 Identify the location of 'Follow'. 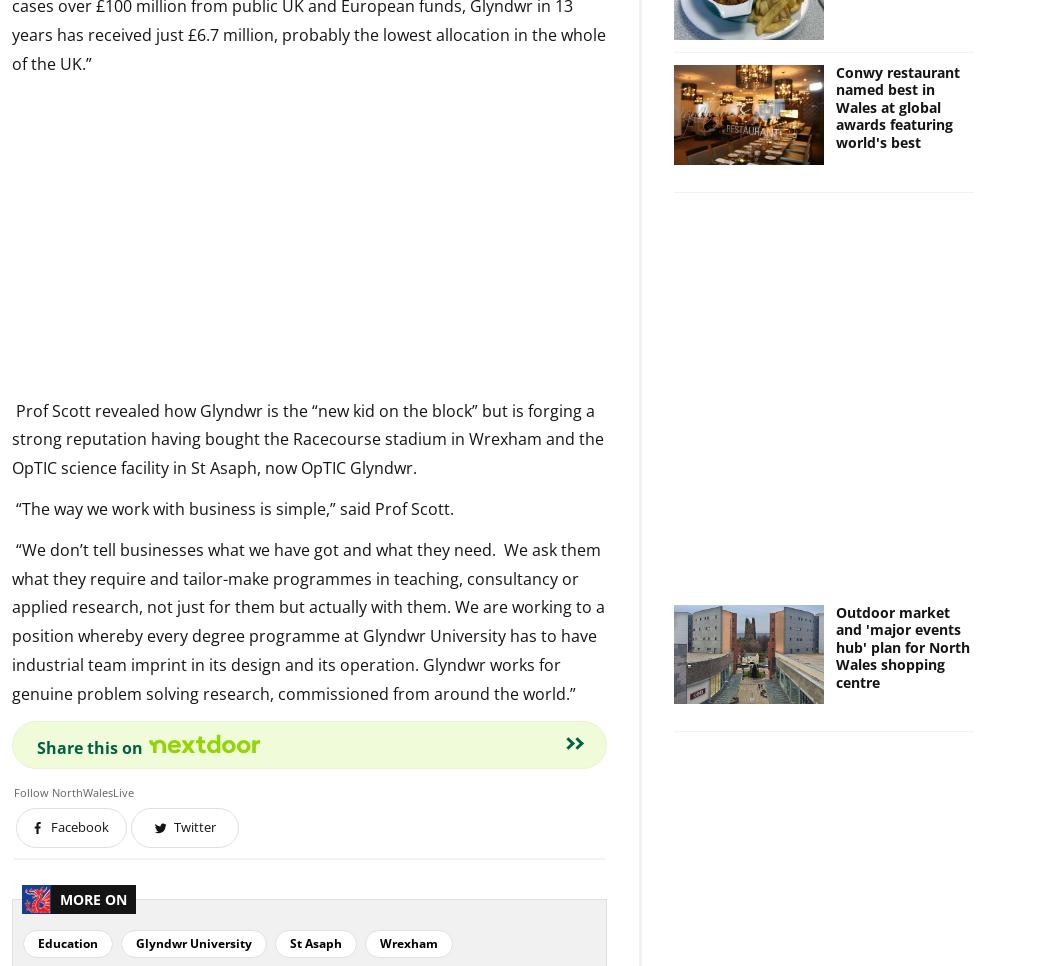
(13, 790).